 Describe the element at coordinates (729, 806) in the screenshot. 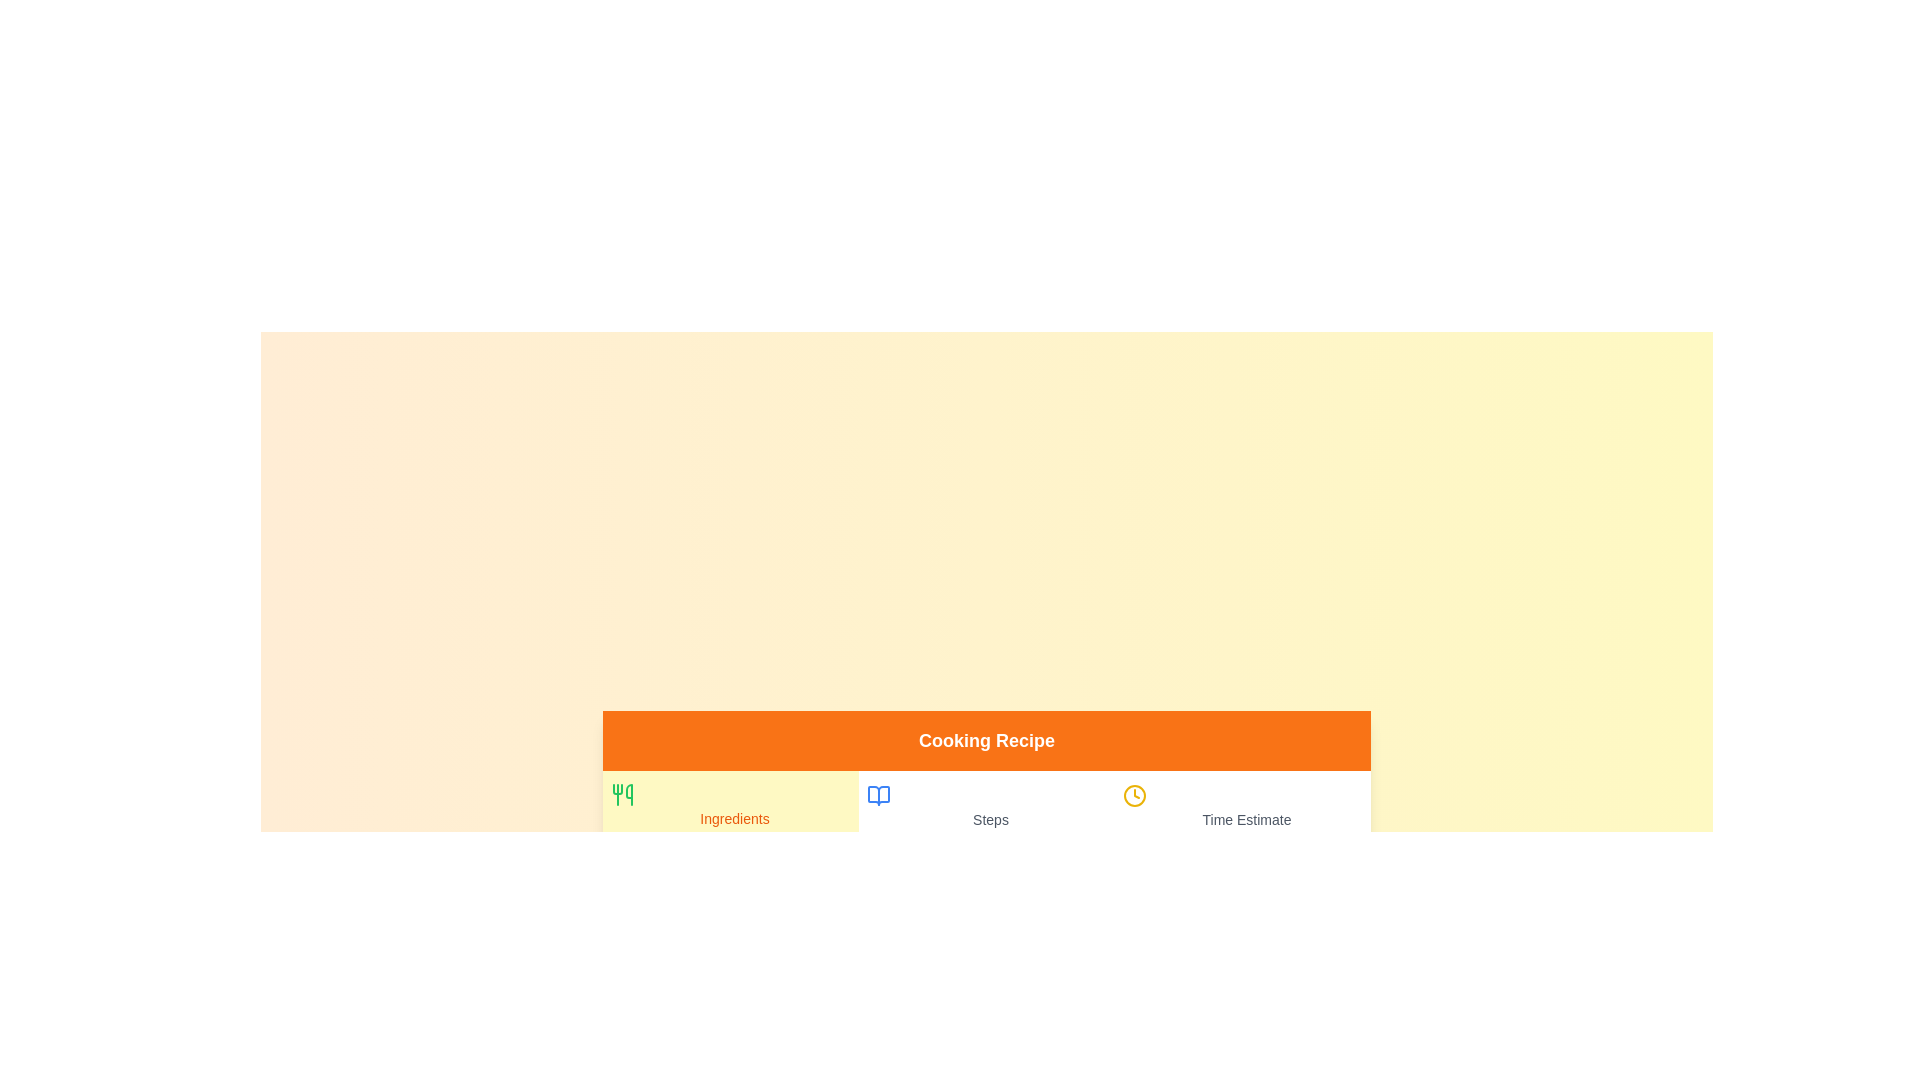

I see `the tab labeled Ingredients to switch to the corresponding section` at that location.